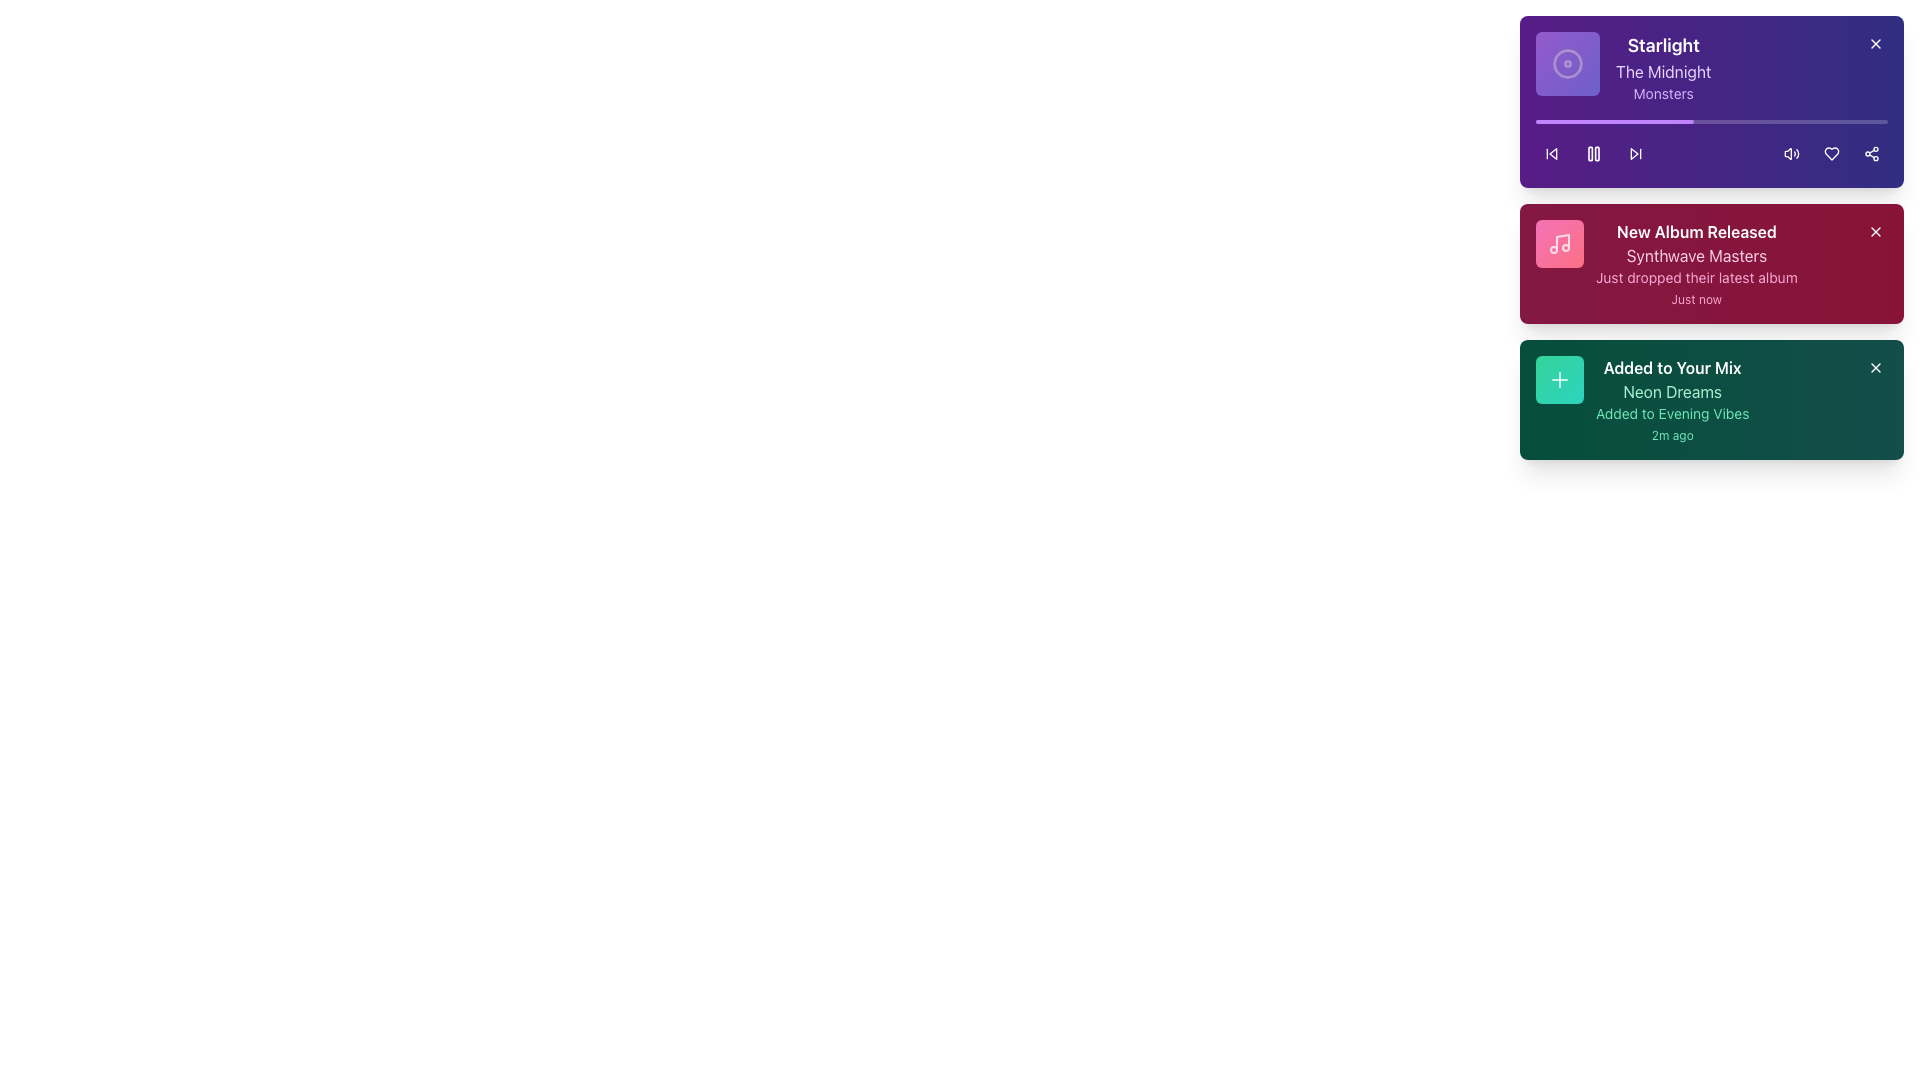  I want to click on the circular SVG icon with a smaller filled circle inside, located in the top notification card titled 'Starlight', so click(1567, 63).